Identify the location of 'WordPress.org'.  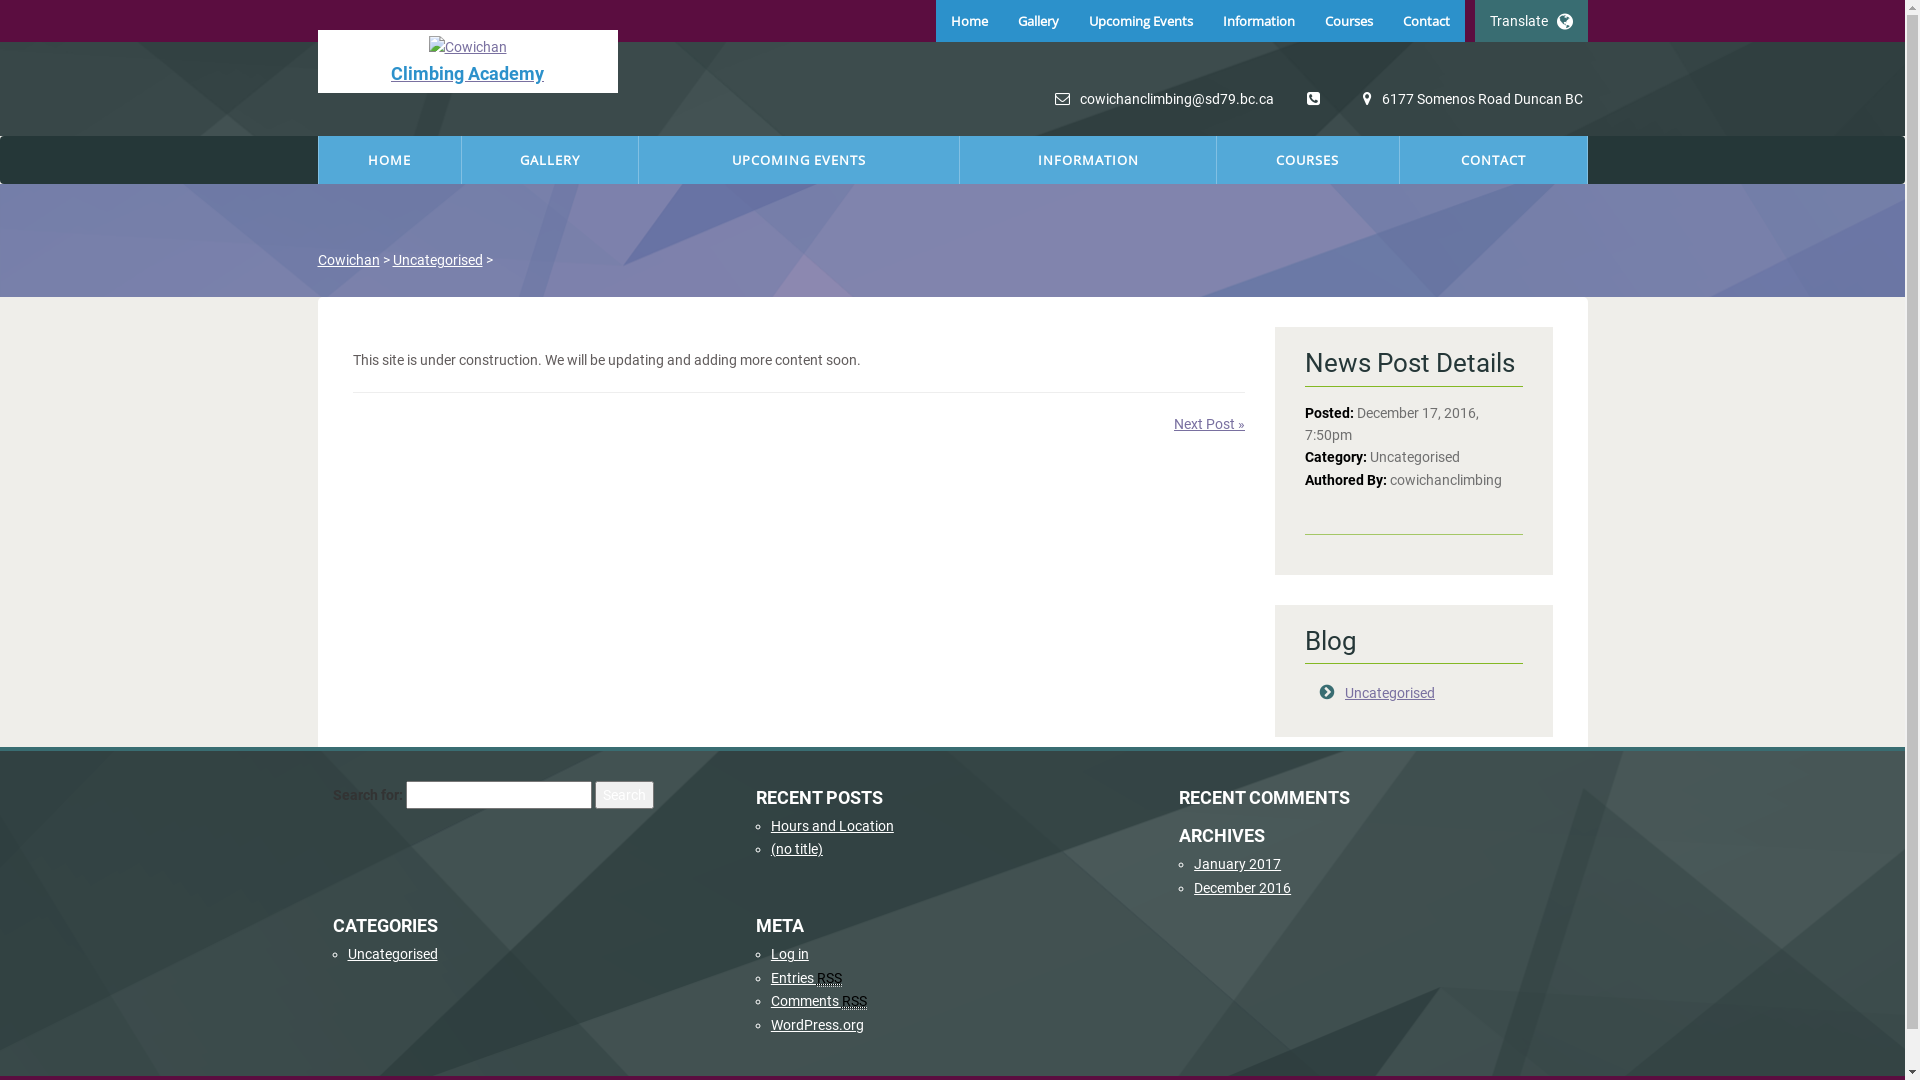
(817, 1025).